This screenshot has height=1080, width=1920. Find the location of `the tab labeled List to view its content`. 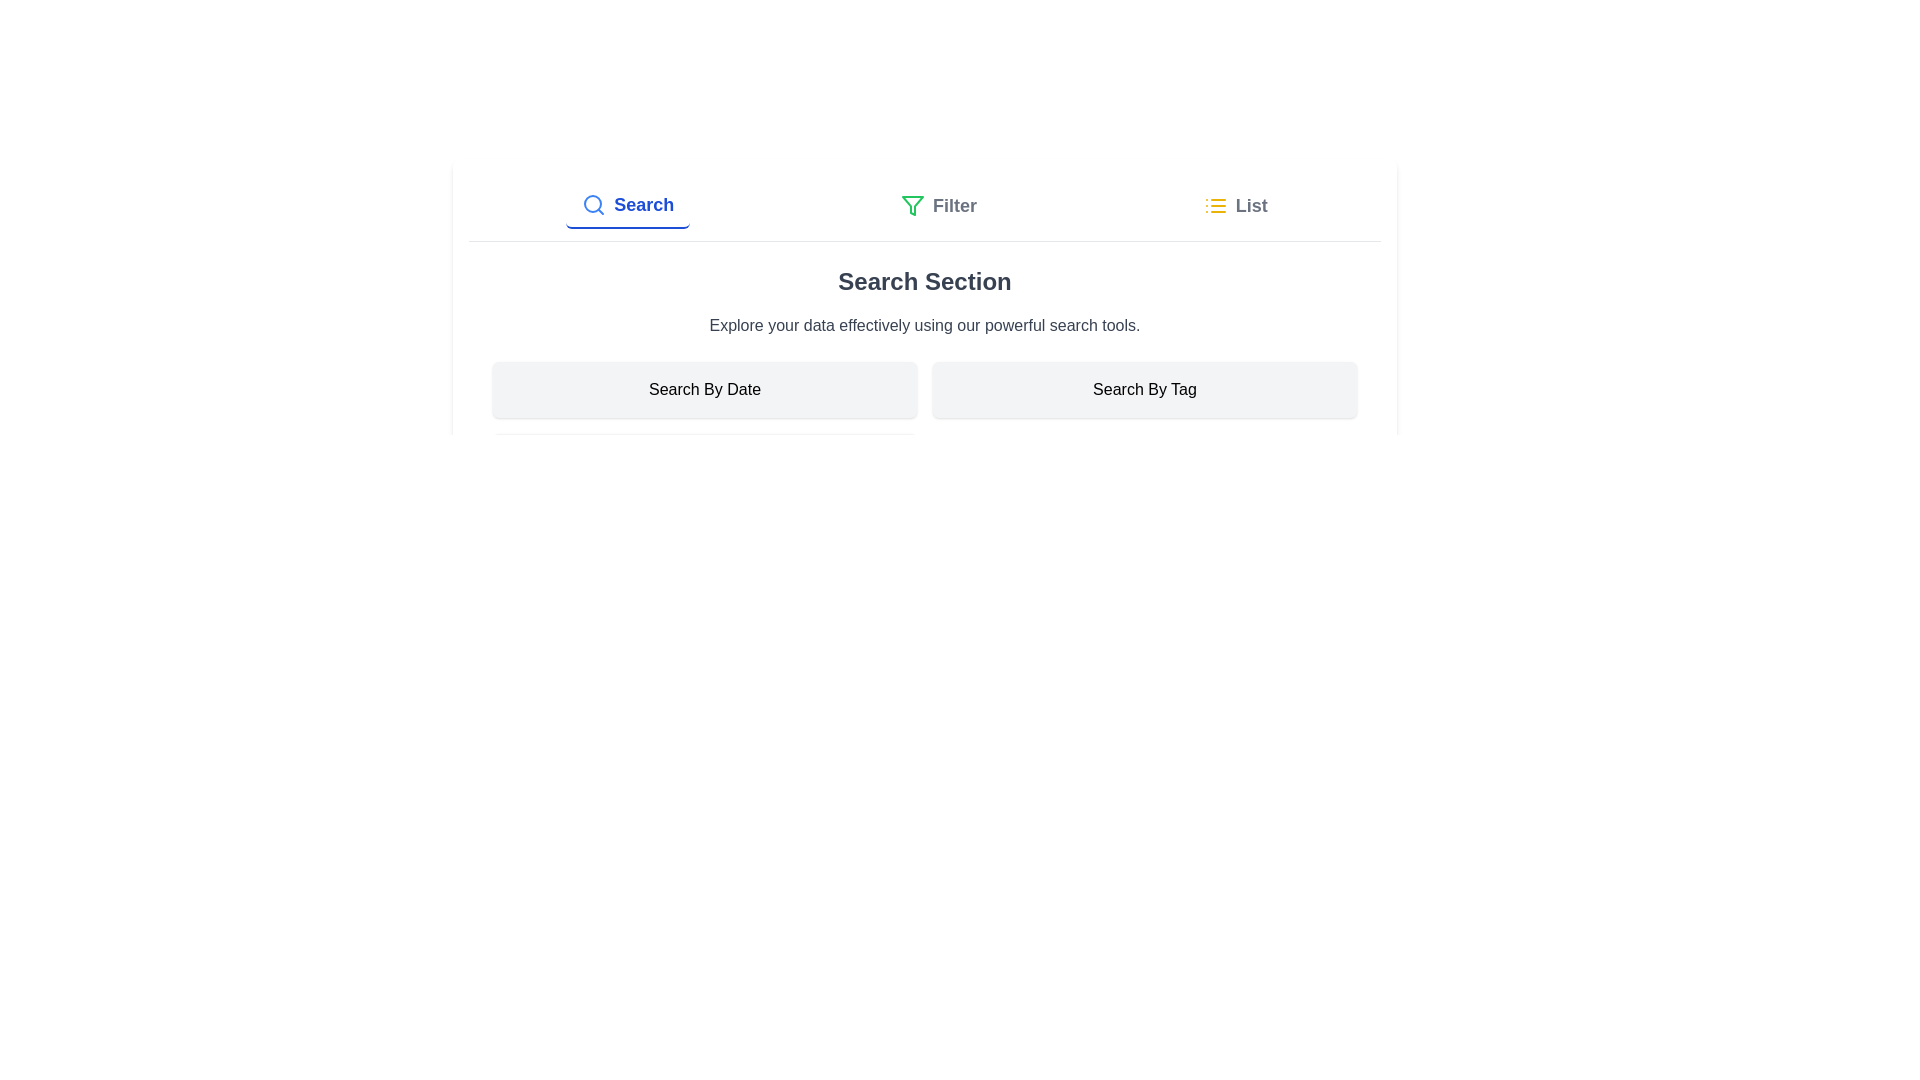

the tab labeled List to view its content is located at coordinates (1234, 205).